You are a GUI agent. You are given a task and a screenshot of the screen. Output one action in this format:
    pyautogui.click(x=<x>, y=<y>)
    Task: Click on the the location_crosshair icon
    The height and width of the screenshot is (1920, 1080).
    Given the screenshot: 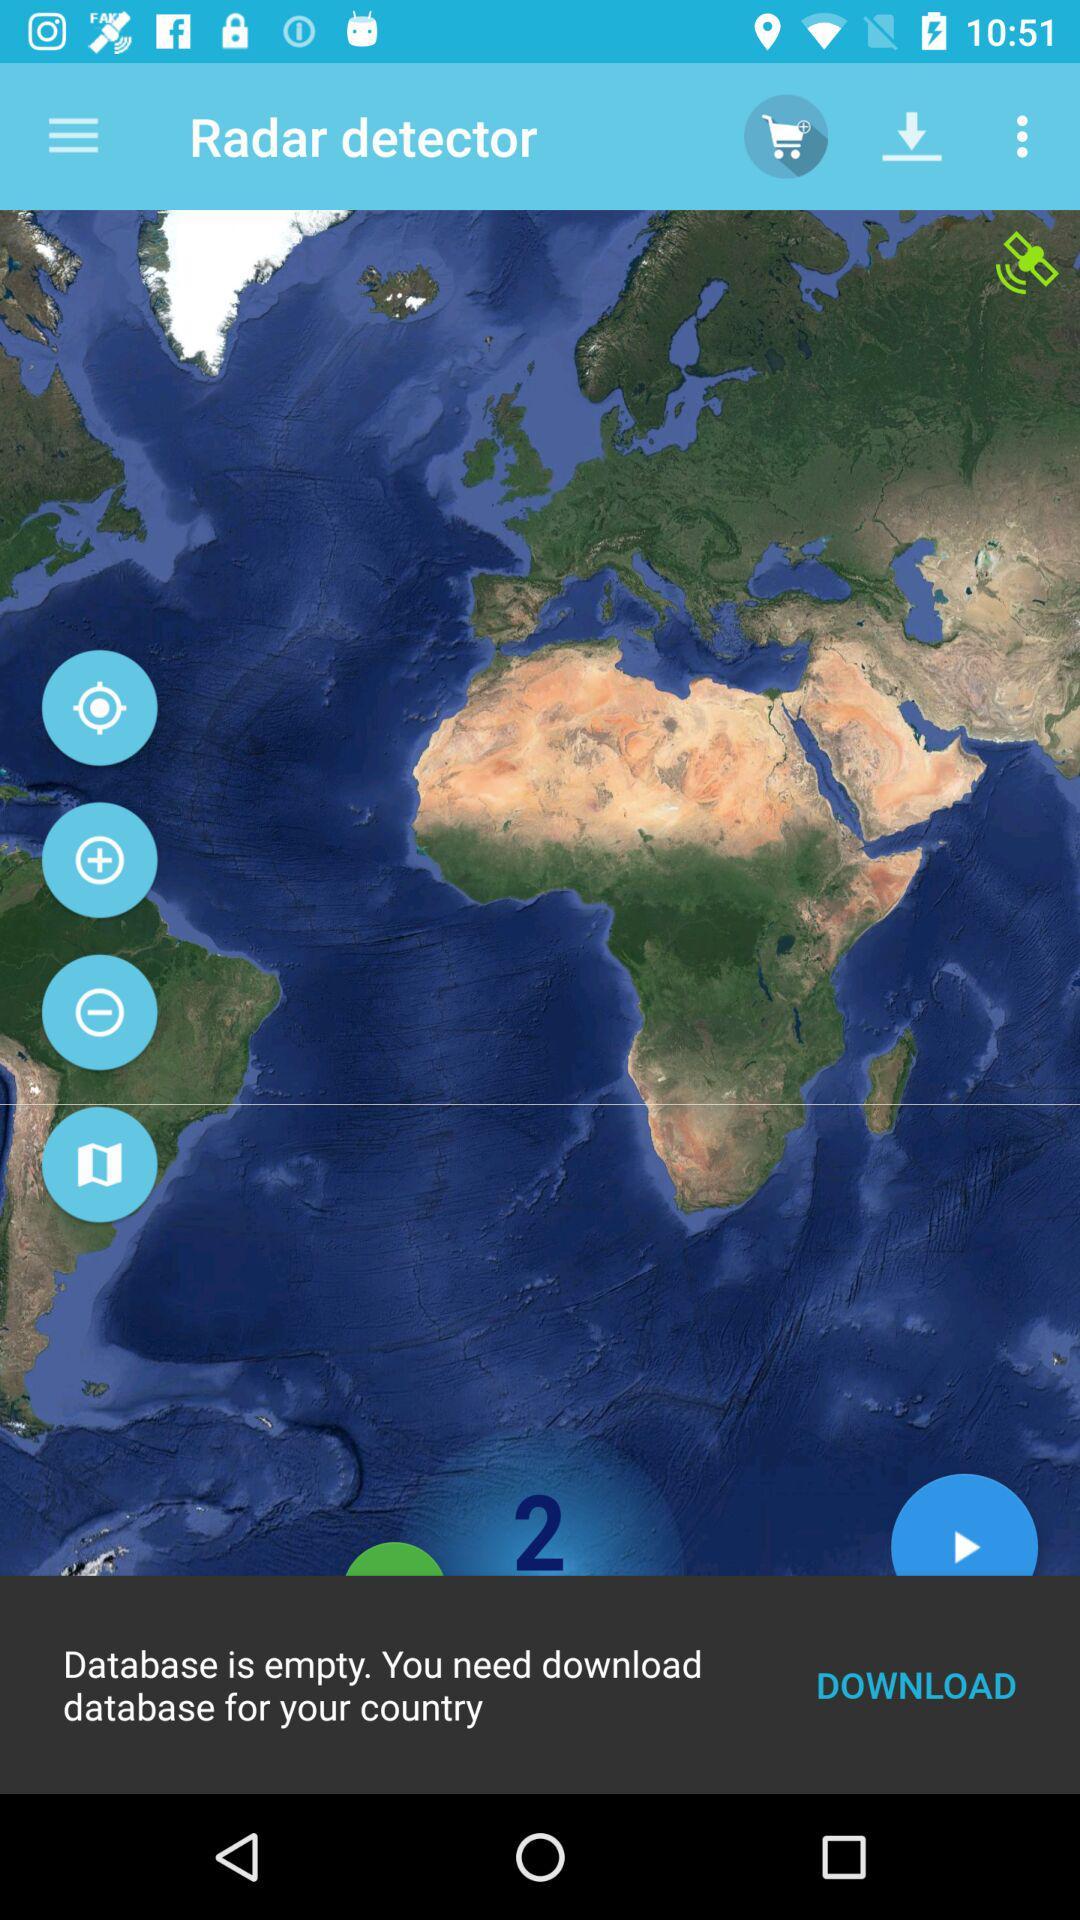 What is the action you would take?
    pyautogui.click(x=99, y=708)
    